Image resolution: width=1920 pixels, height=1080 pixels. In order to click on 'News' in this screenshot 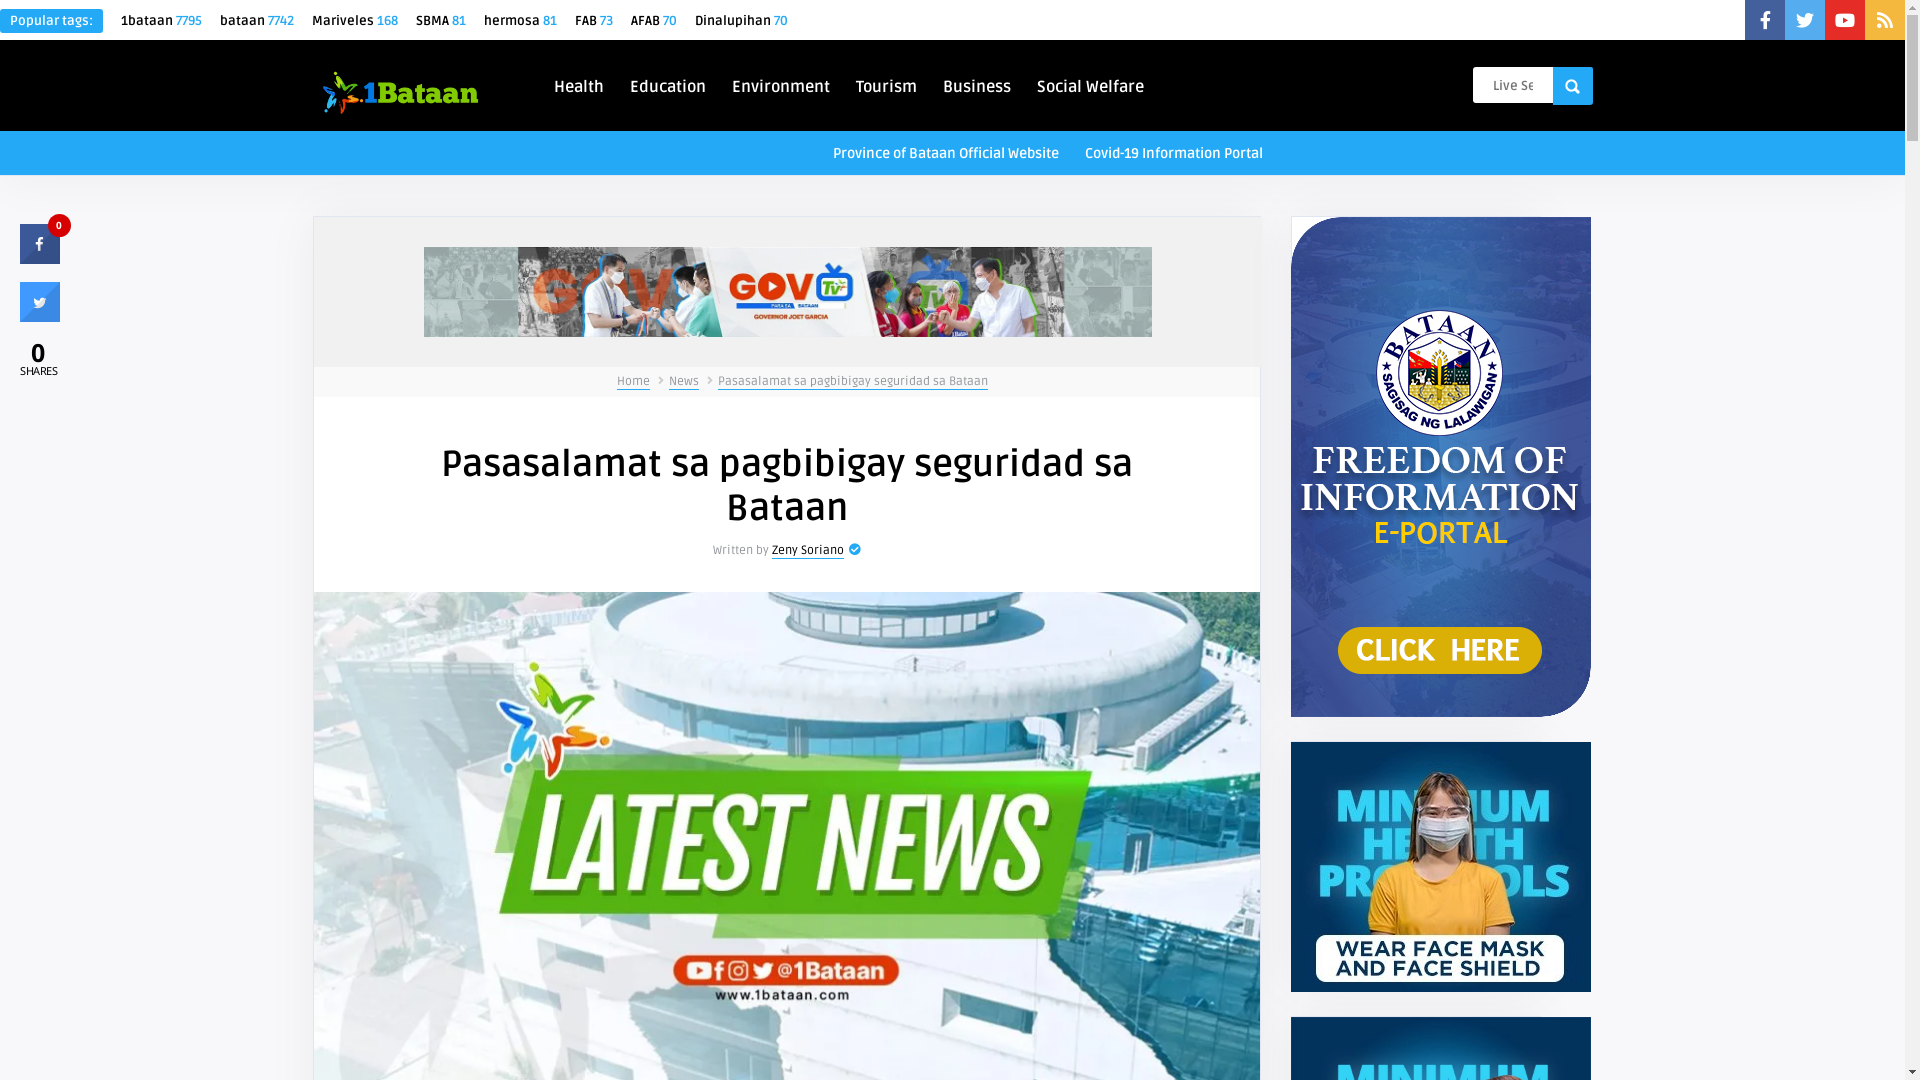, I will do `click(684, 381)`.